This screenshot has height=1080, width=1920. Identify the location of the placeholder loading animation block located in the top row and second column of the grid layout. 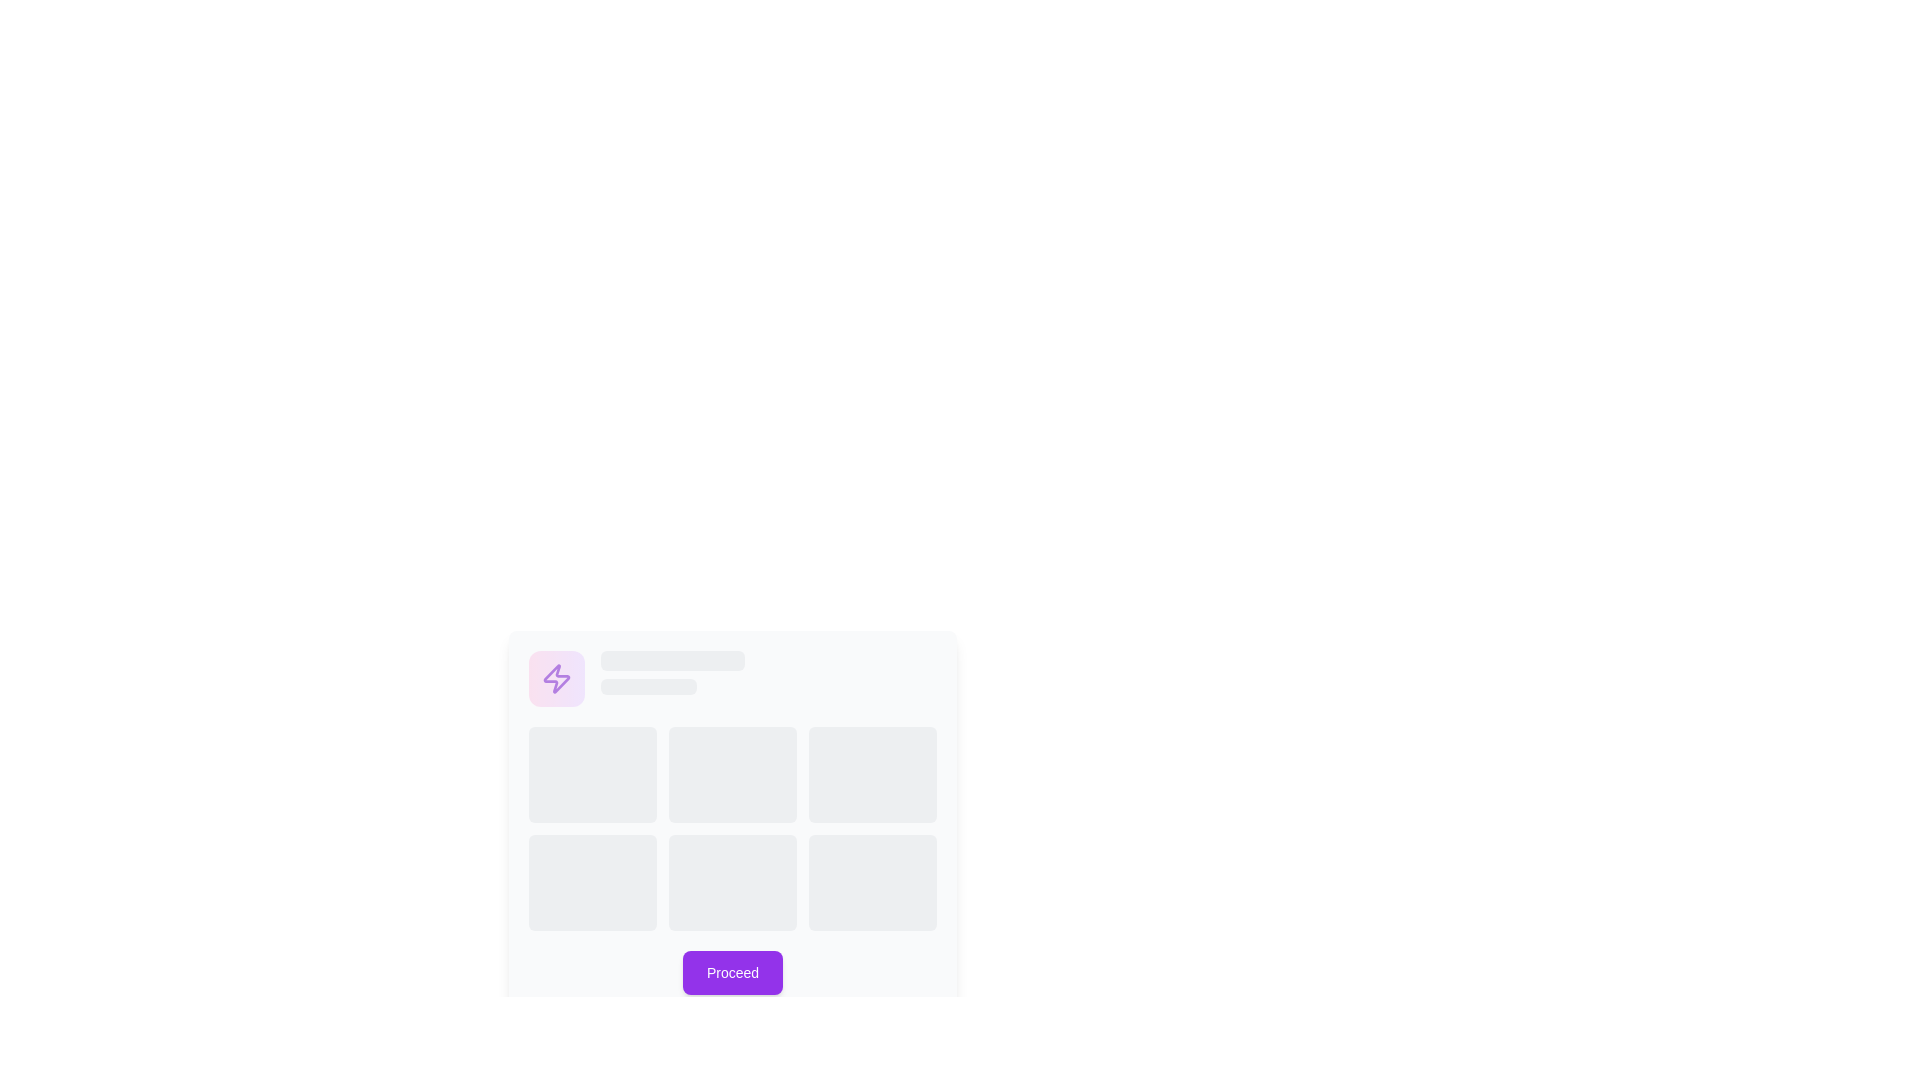
(732, 774).